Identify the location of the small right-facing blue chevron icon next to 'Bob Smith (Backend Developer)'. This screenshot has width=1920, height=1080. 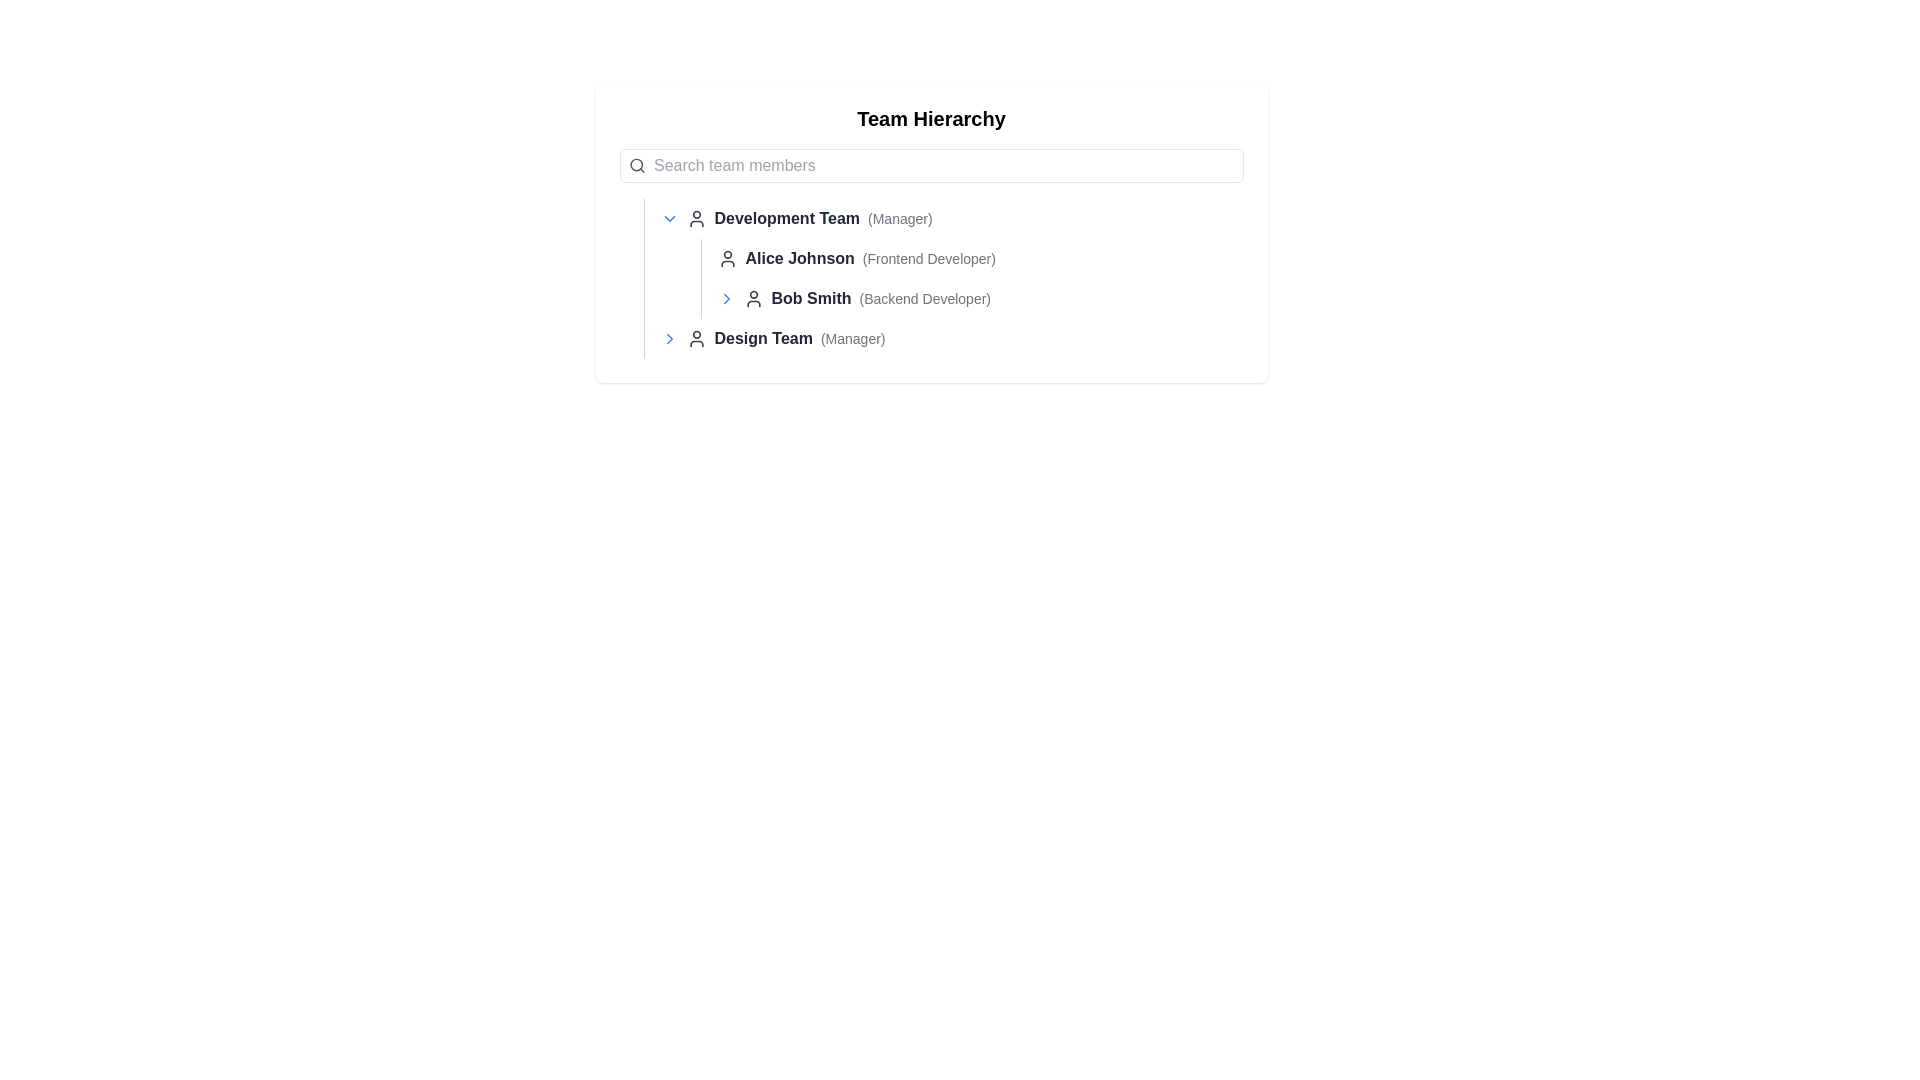
(725, 299).